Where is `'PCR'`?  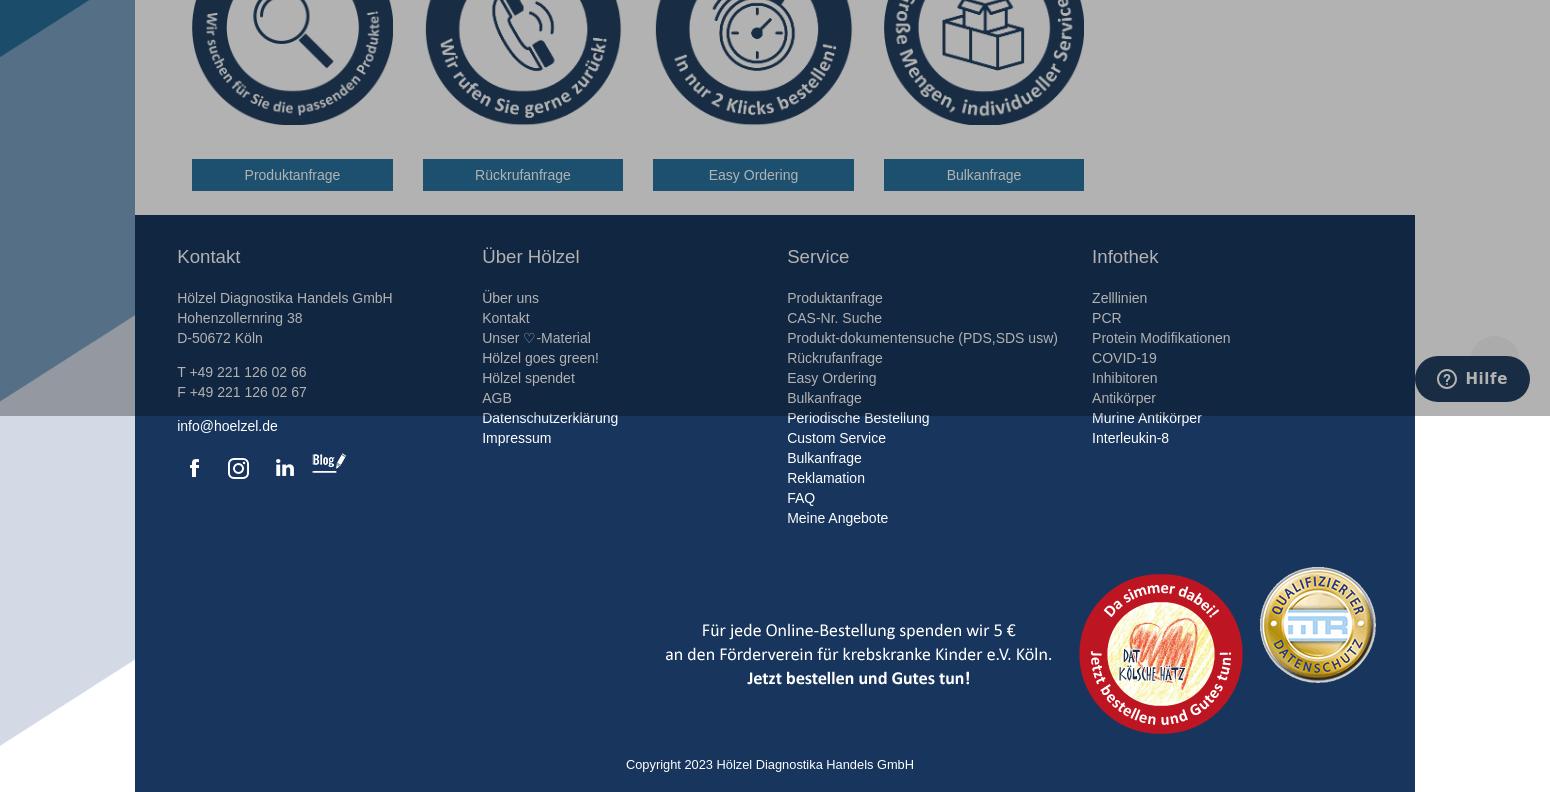 'PCR' is located at coordinates (1105, 316).